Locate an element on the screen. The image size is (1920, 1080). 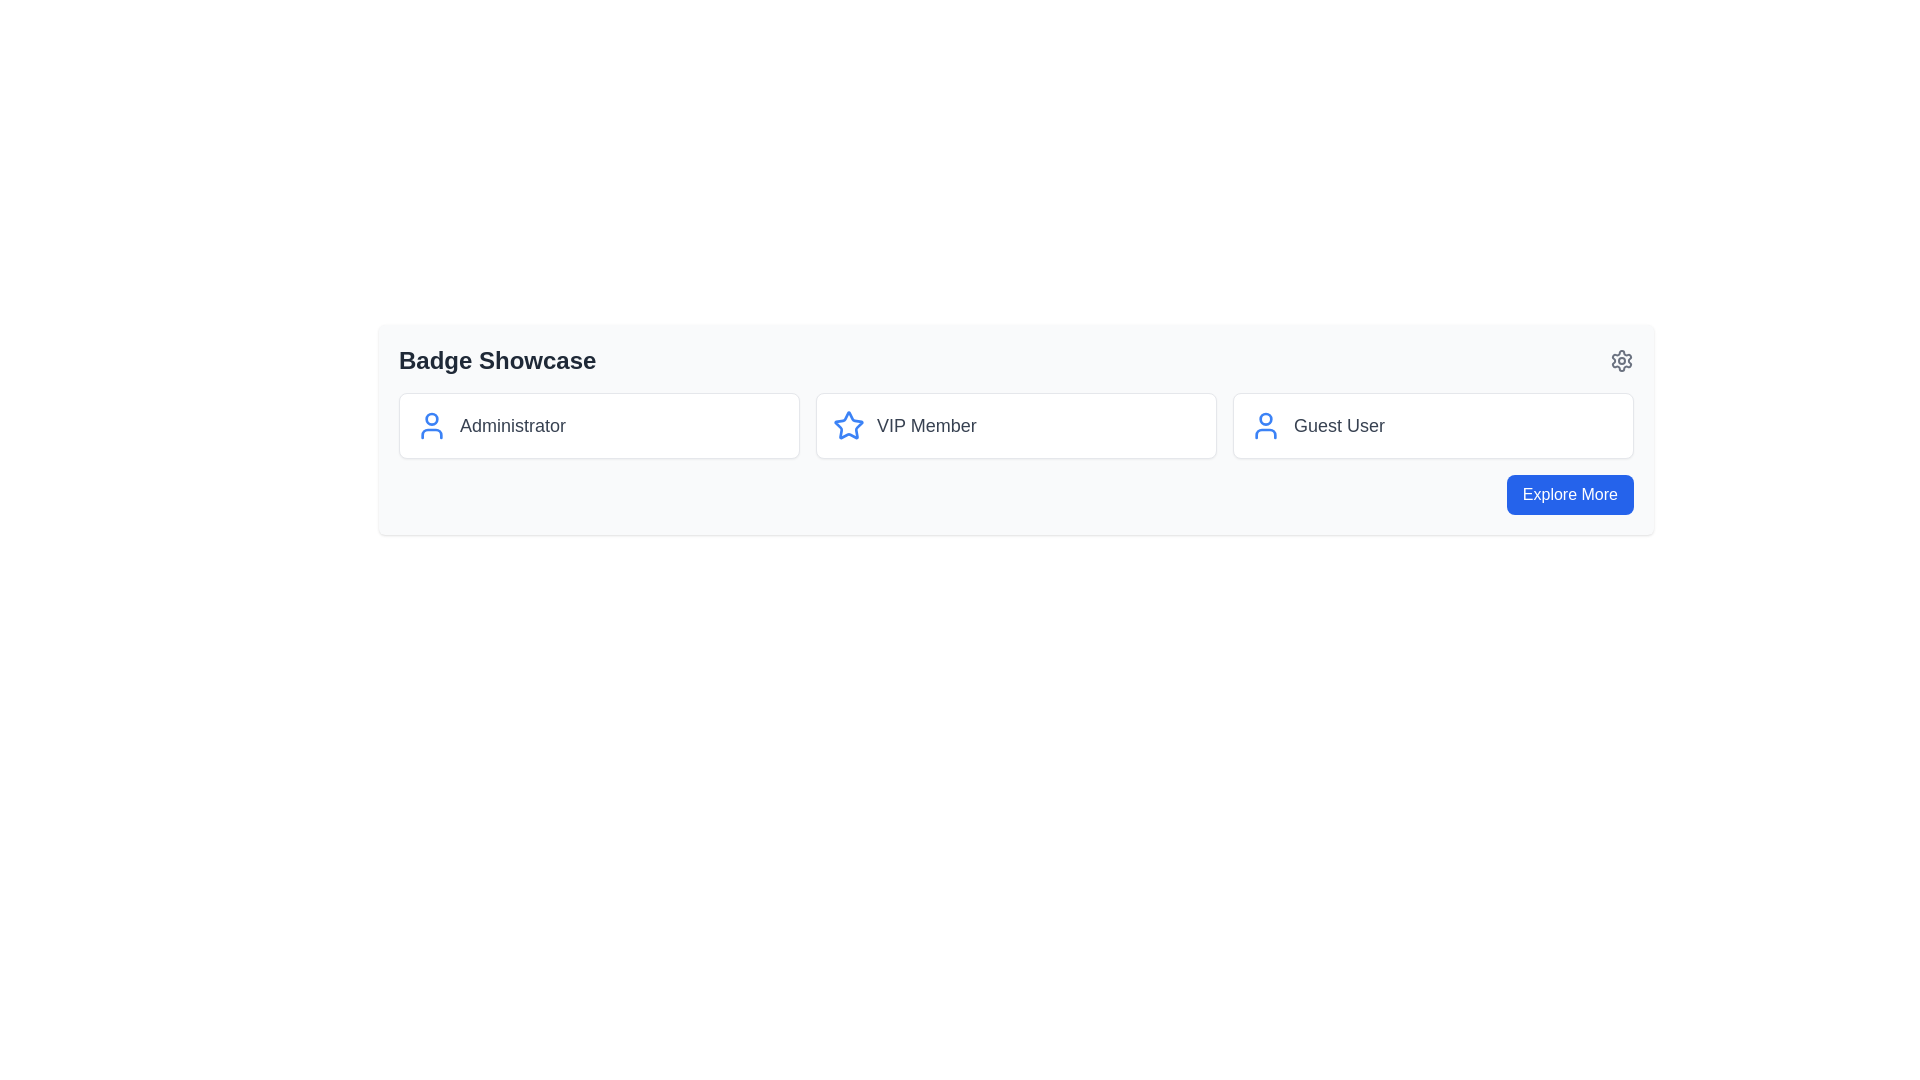
the circular graphical representation within the 'Guest User' profile icon, which is the third user type card in a horizontal arrangement is located at coordinates (1265, 418).